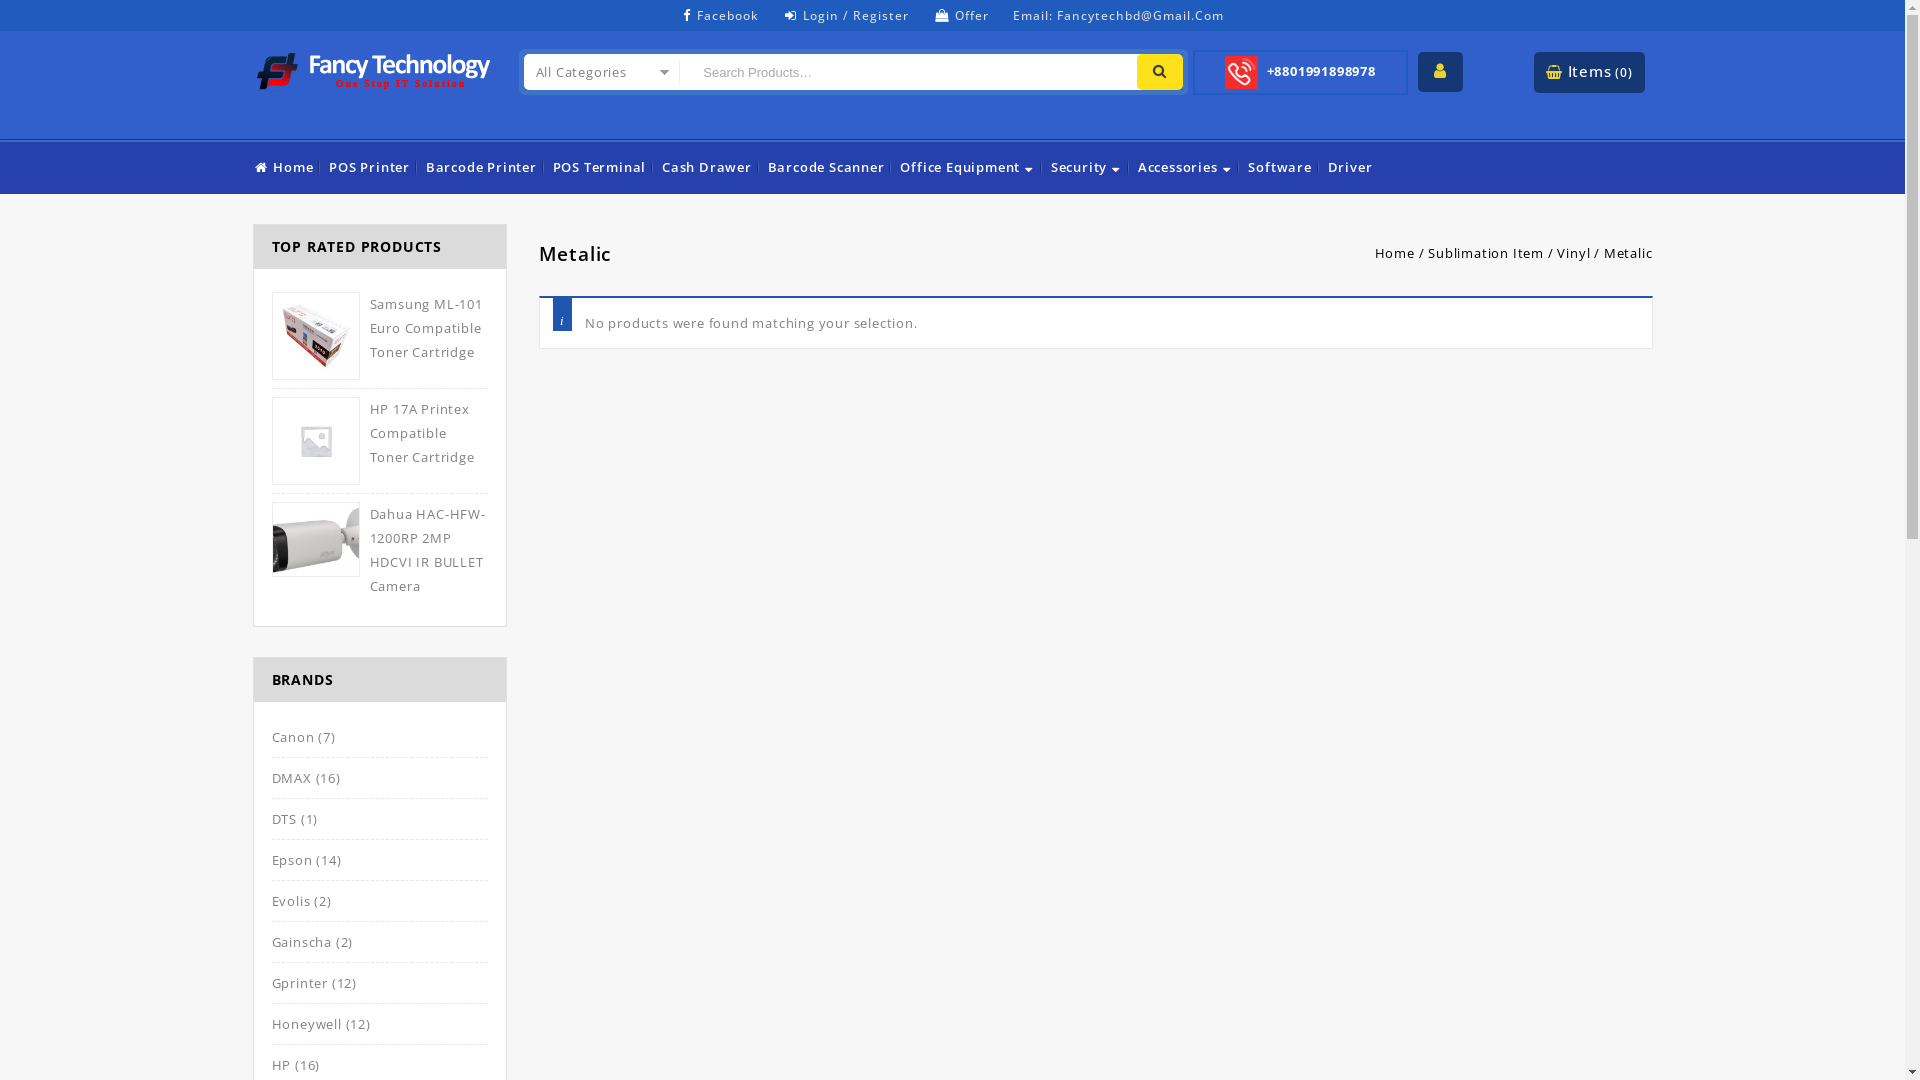 This screenshot has height=1080, width=1920. I want to click on 'DTS', so click(283, 818).